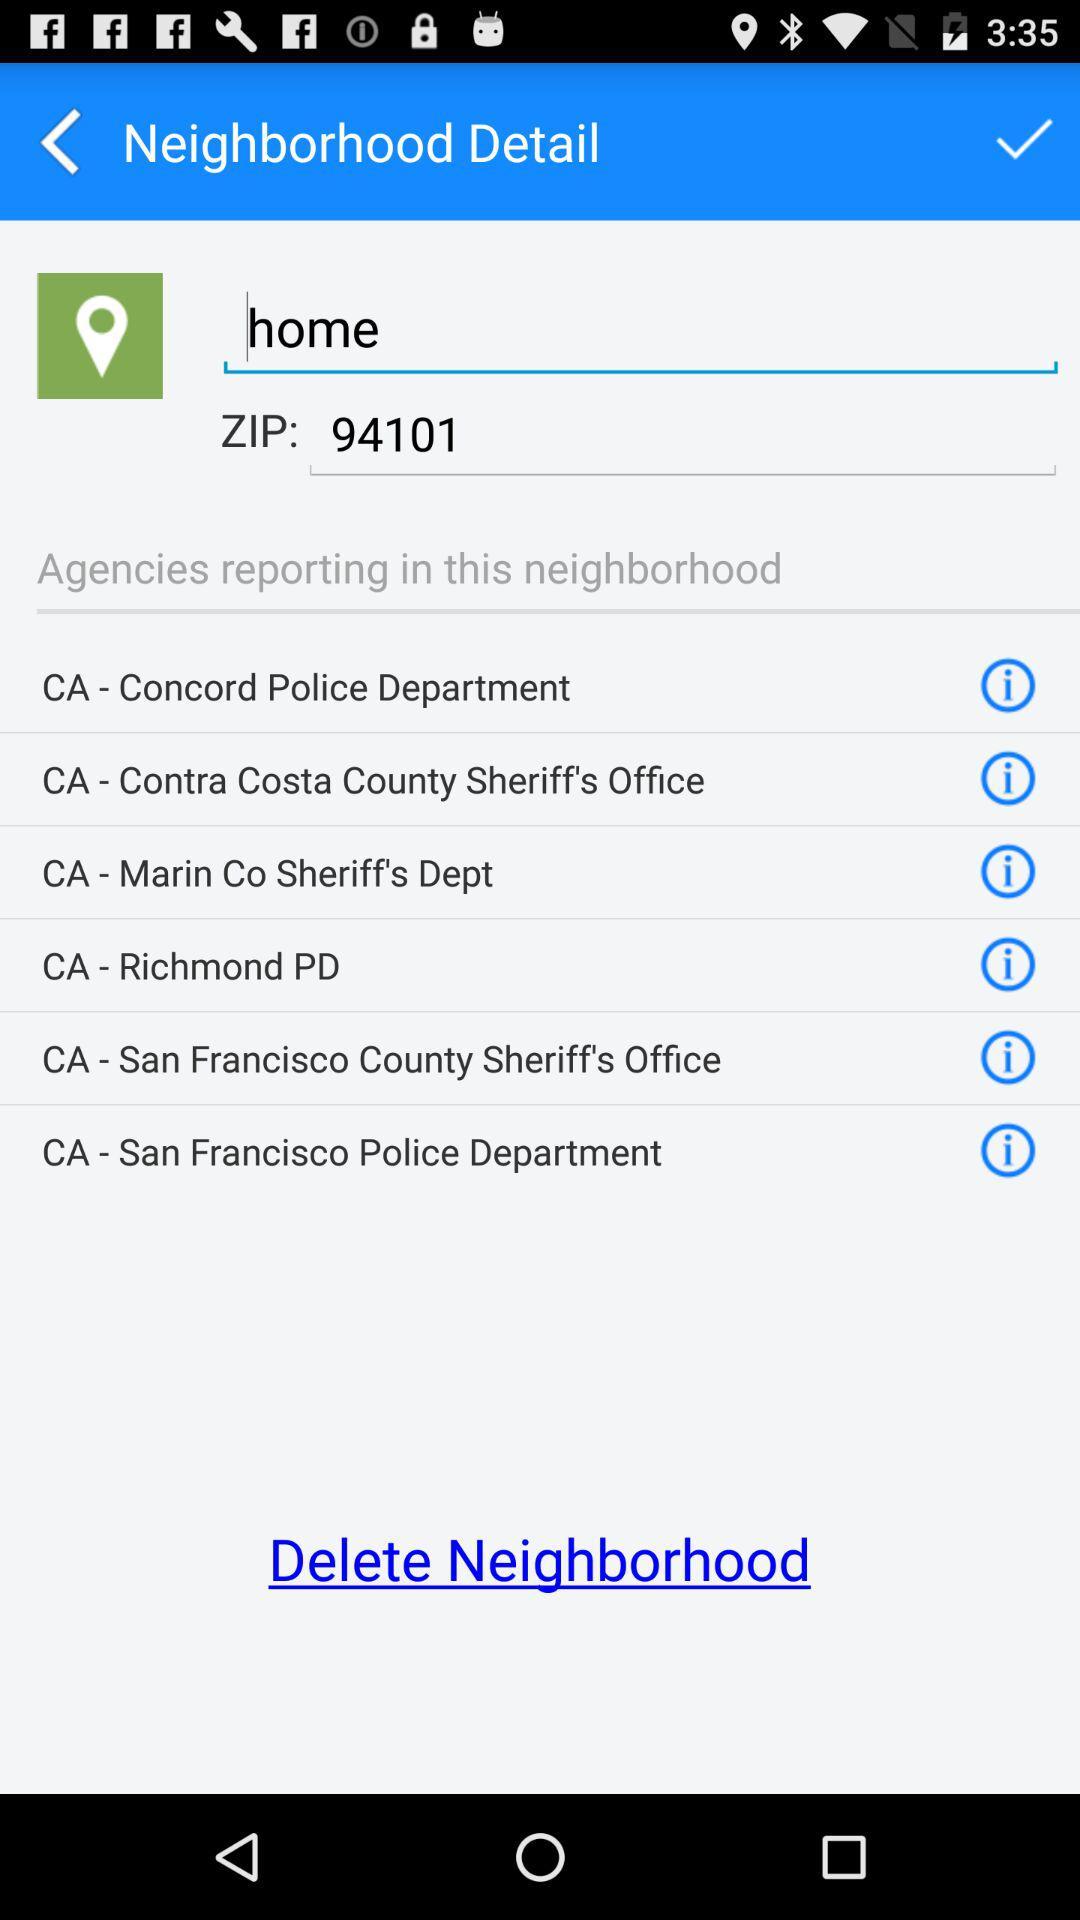 Image resolution: width=1080 pixels, height=1920 pixels. Describe the element at coordinates (1024, 150) in the screenshot. I see `the check icon` at that location.